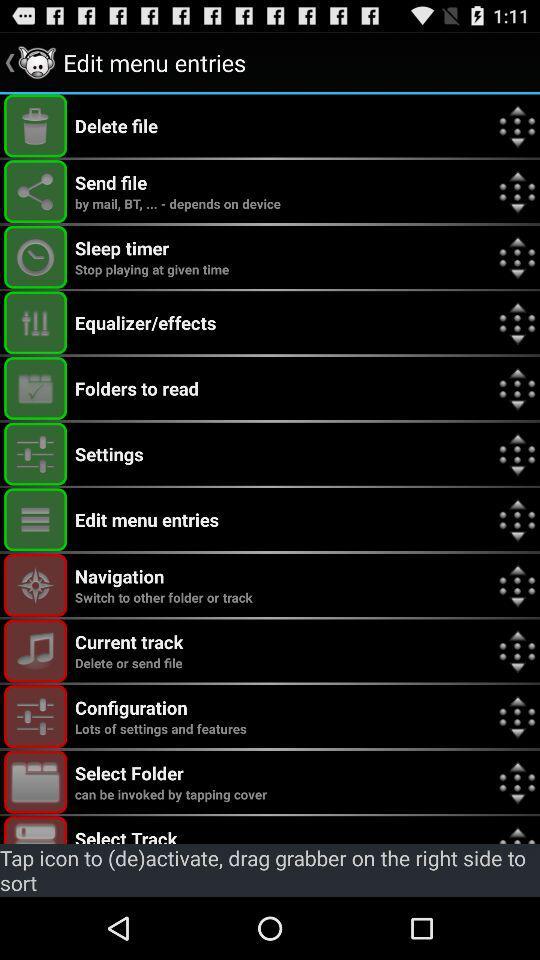 The image size is (540, 960). What do you see at coordinates (35, 782) in the screenshot?
I see `folder for playlist` at bounding box center [35, 782].